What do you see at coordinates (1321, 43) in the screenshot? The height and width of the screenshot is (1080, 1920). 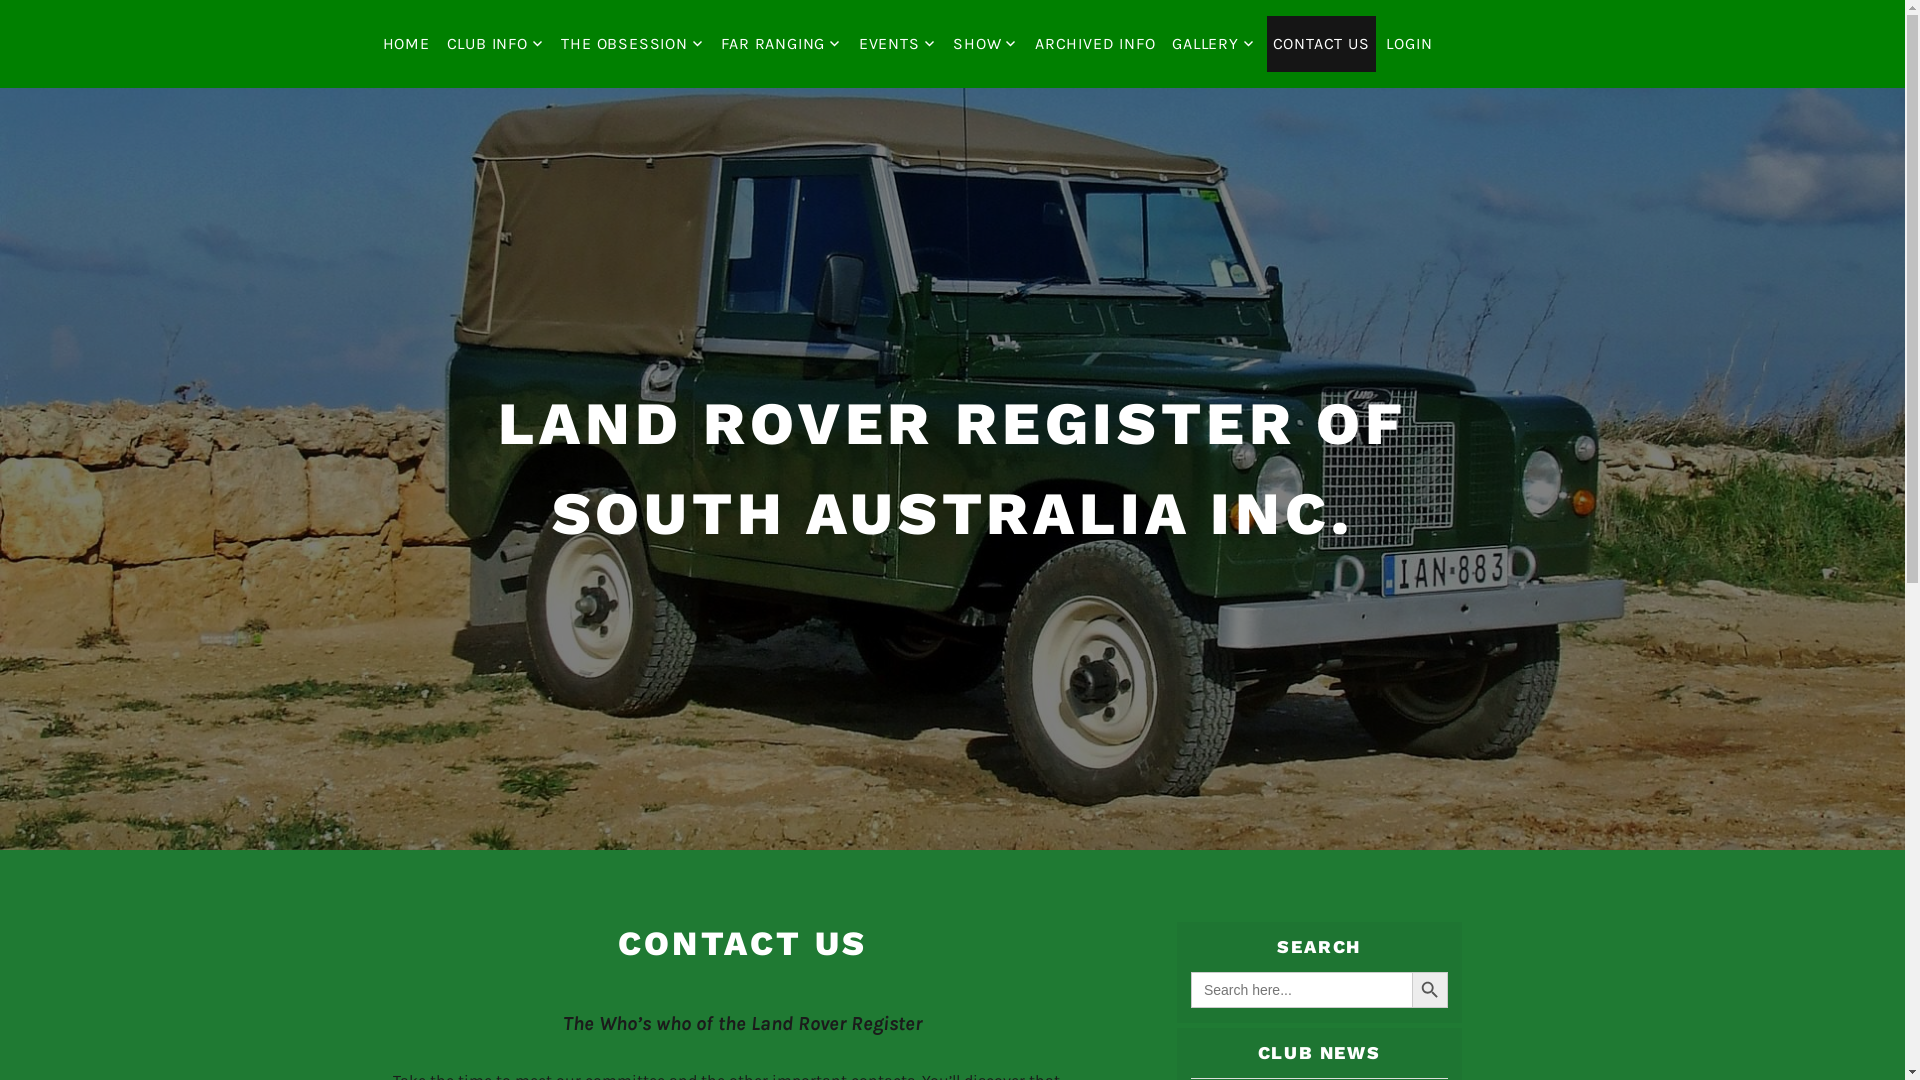 I see `'CONTACT US'` at bounding box center [1321, 43].